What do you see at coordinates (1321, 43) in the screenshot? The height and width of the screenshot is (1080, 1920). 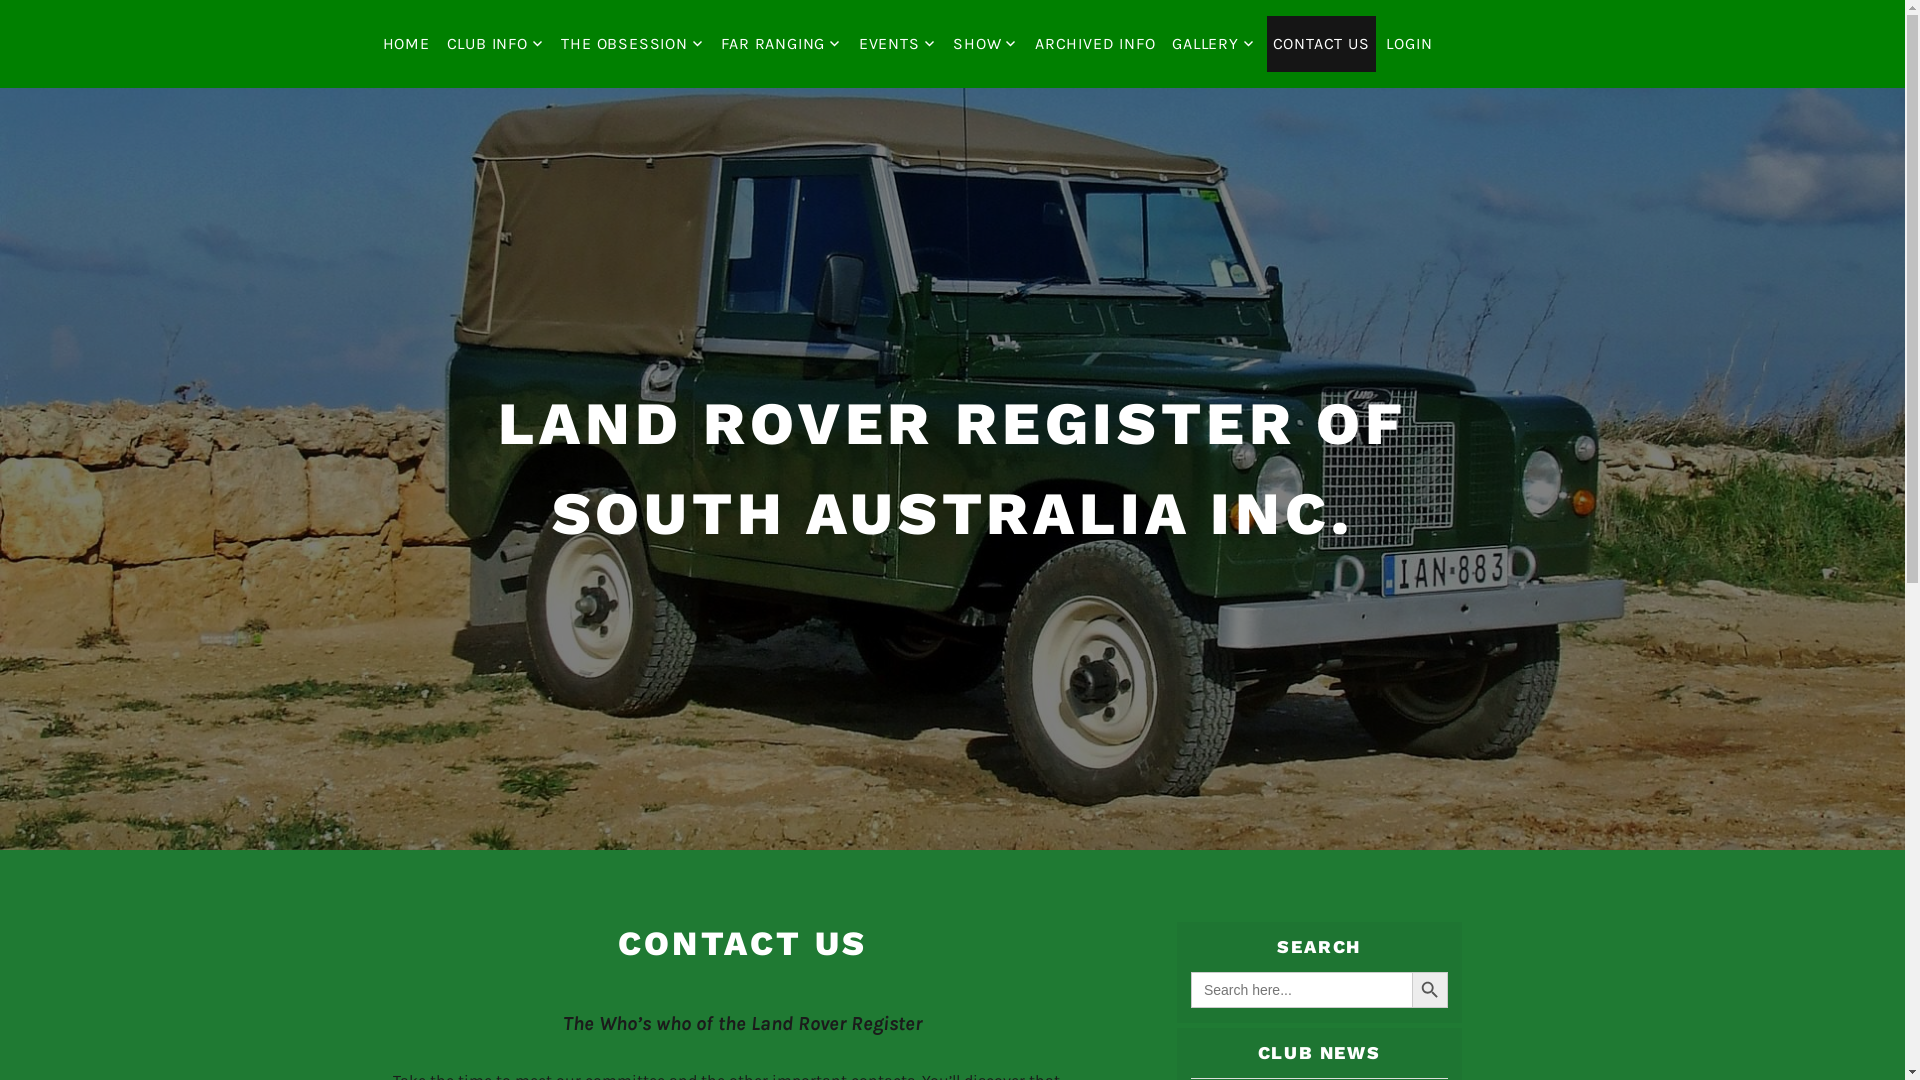 I see `'CONTACT US'` at bounding box center [1321, 43].